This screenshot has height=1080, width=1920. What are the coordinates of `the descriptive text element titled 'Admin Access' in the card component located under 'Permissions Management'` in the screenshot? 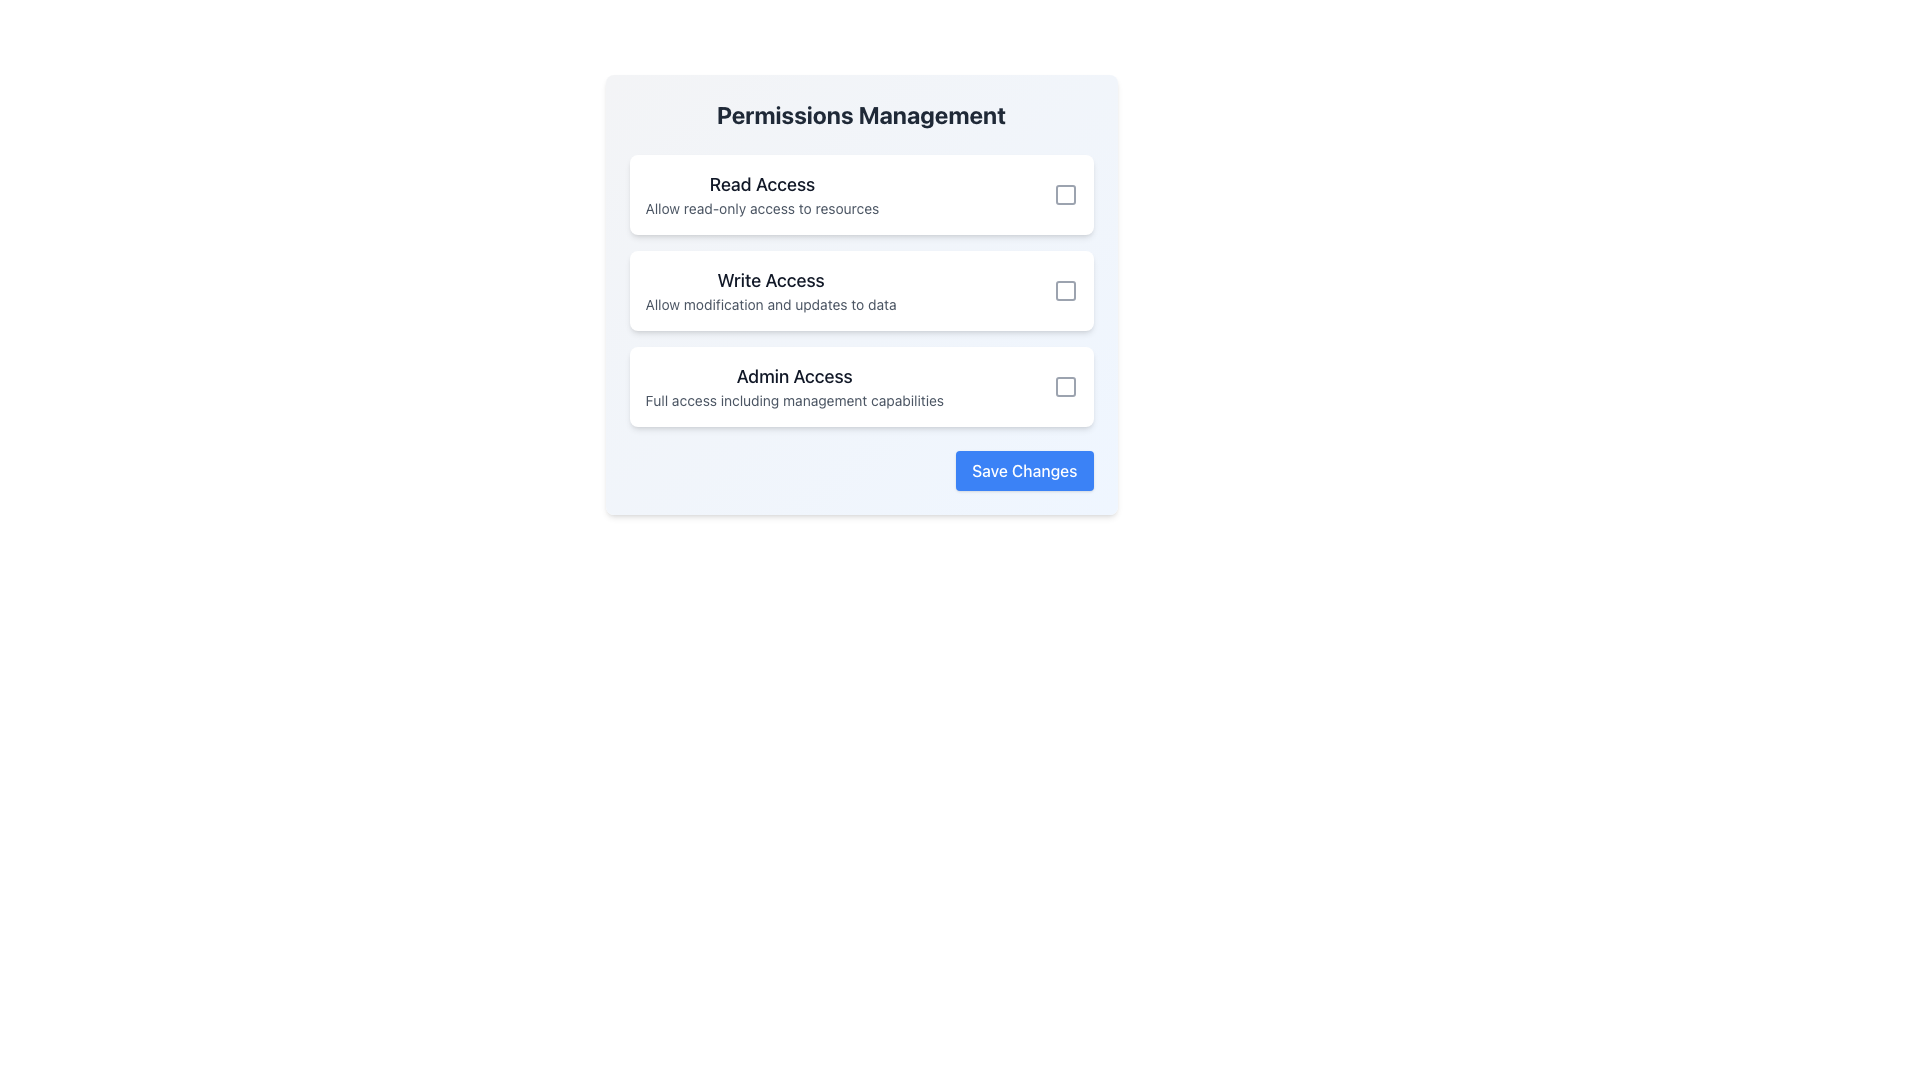 It's located at (793, 386).